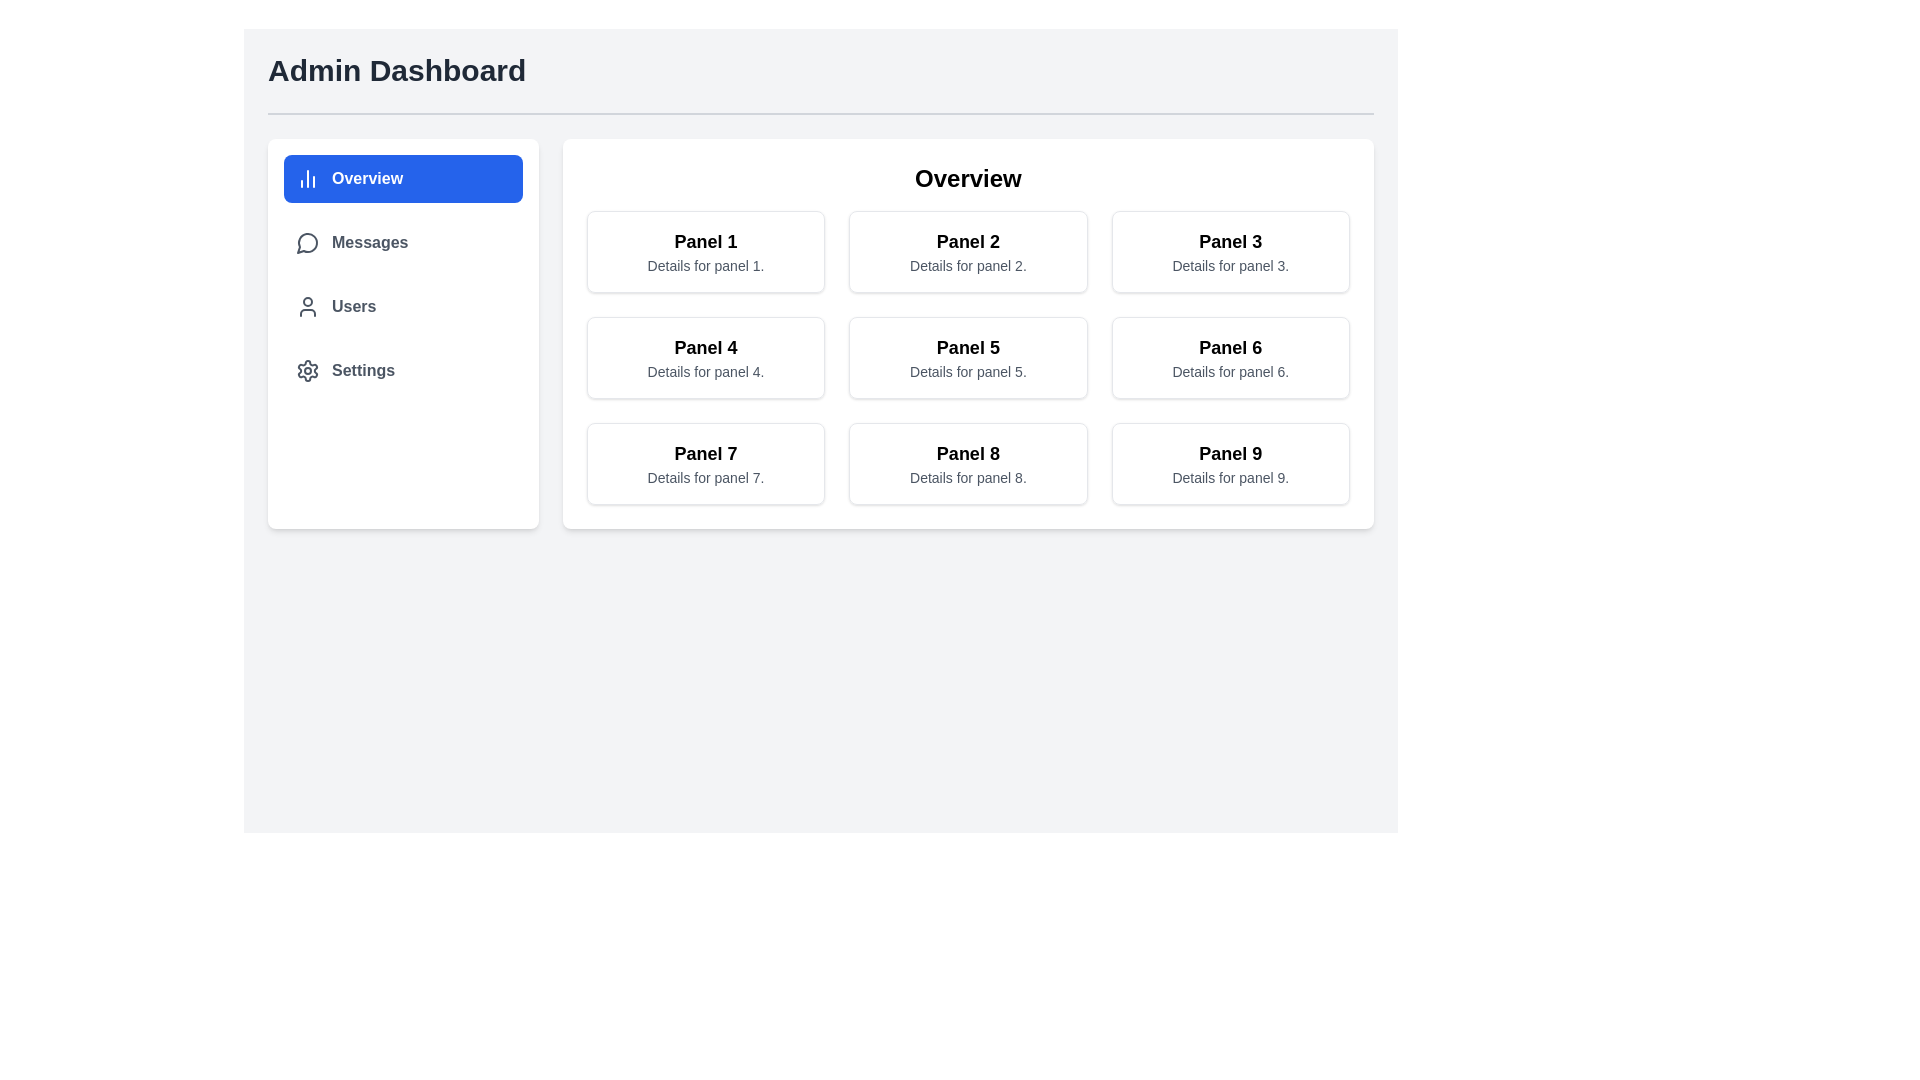  I want to click on the text label reading 'Details for panel 5.' which is centrally aligned within the panel titled 'Panel 5', so click(968, 371).